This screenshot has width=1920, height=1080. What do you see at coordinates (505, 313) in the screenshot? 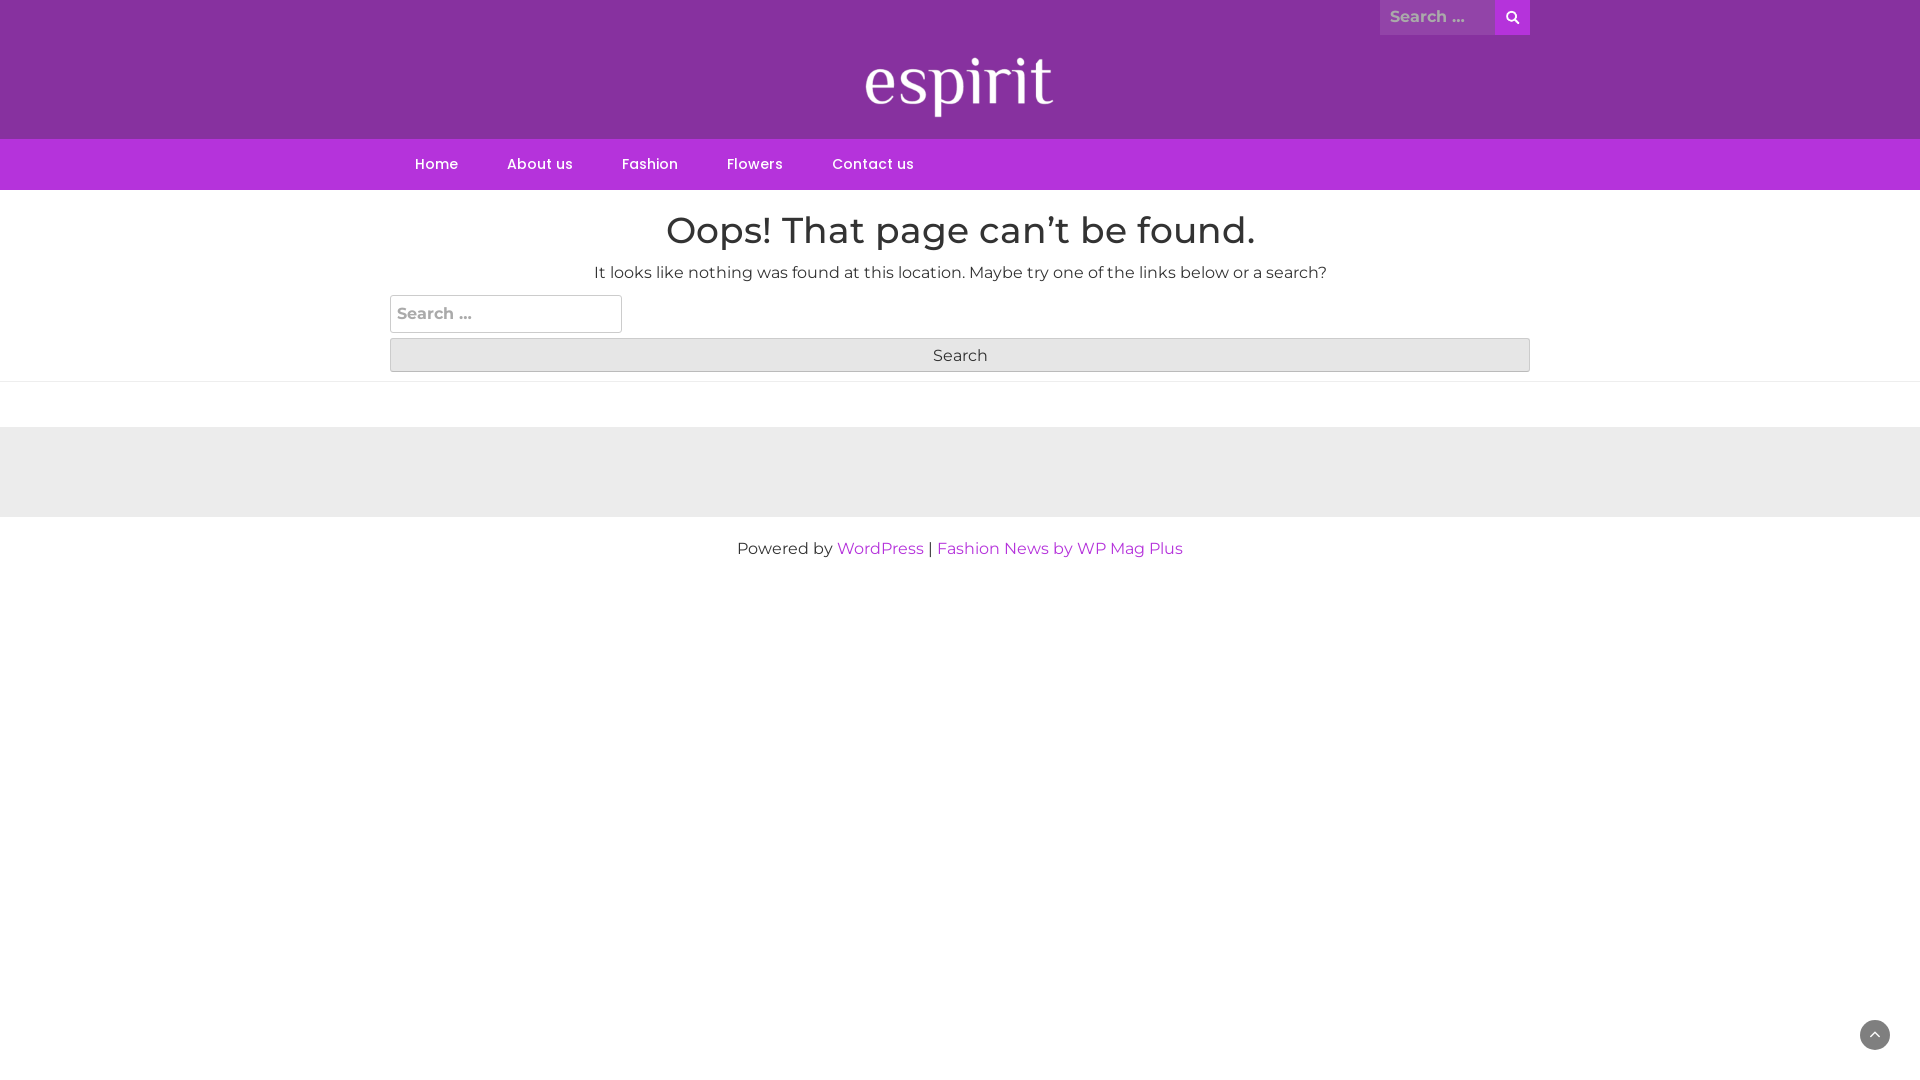
I see `'Search for:'` at bounding box center [505, 313].